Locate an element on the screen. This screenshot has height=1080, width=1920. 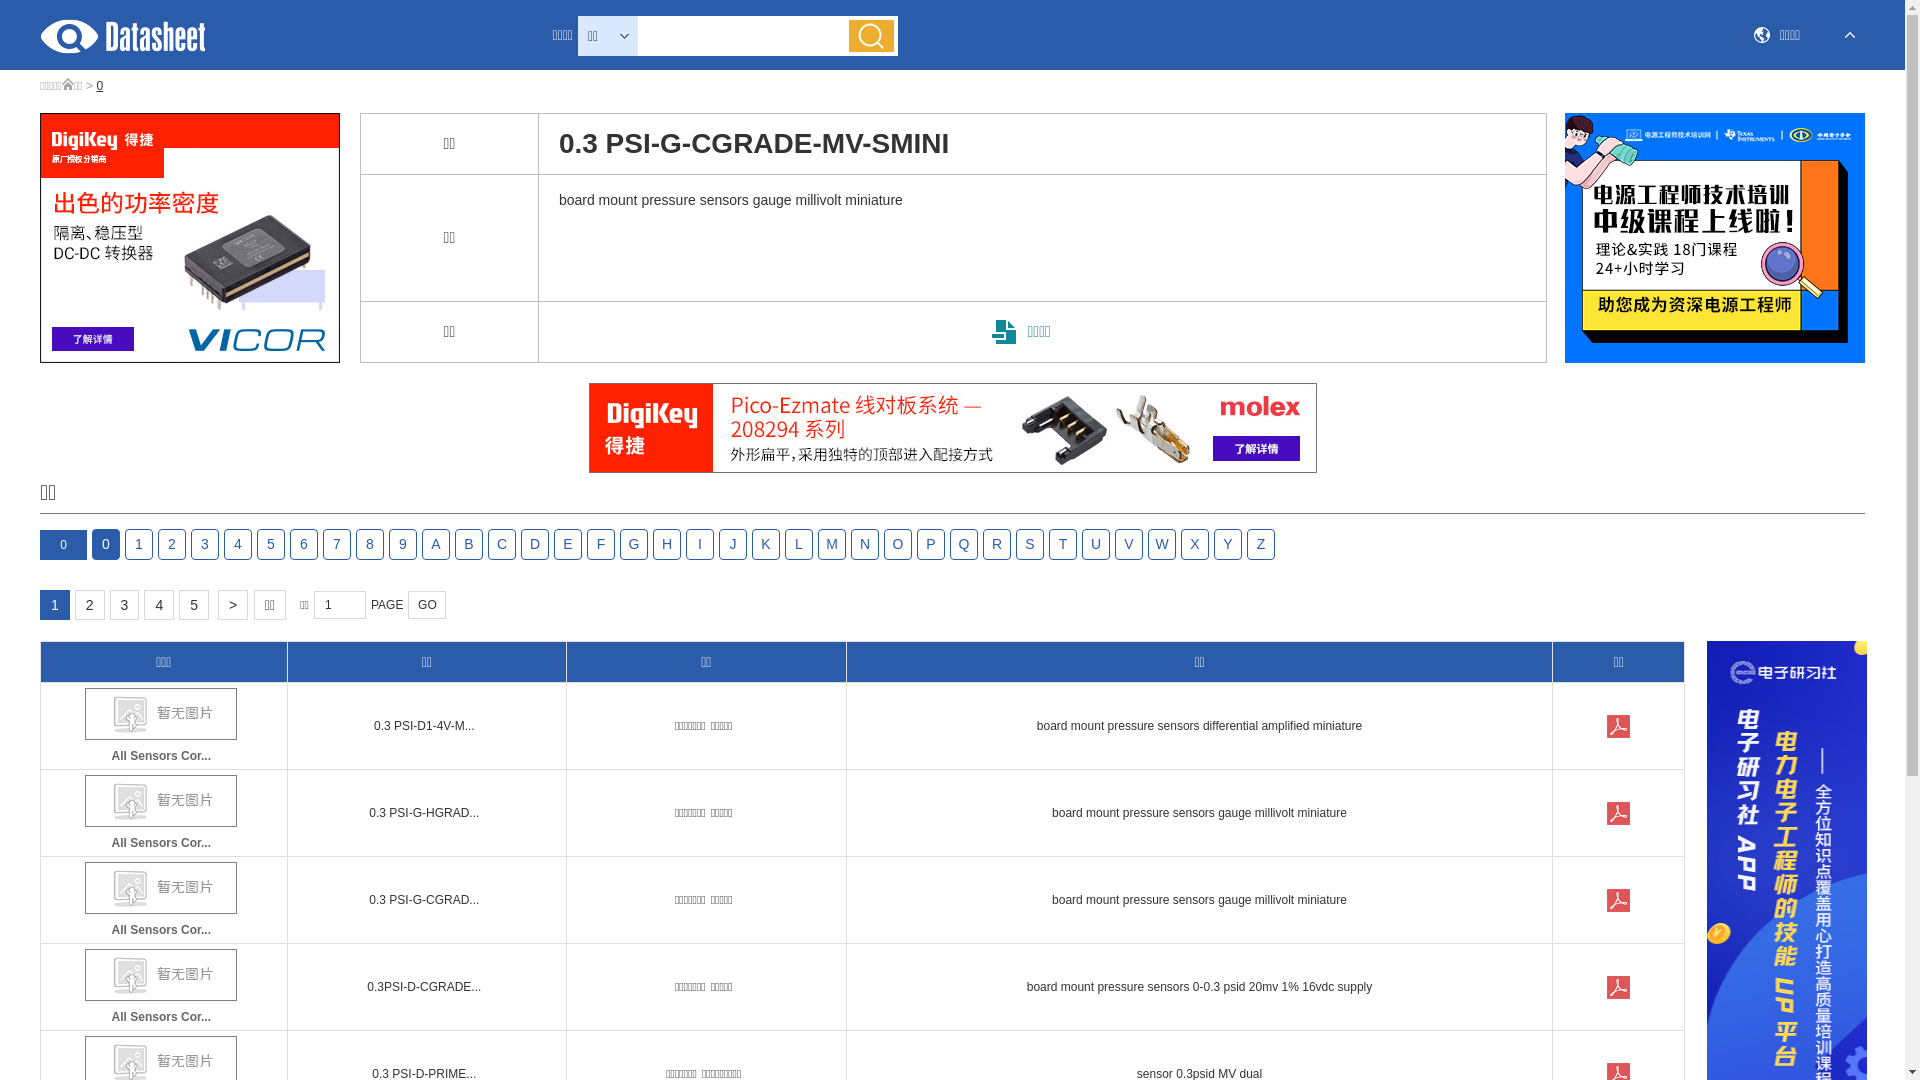
'0.3 PSI-G-HGRAD...' is located at coordinates (422, 813).